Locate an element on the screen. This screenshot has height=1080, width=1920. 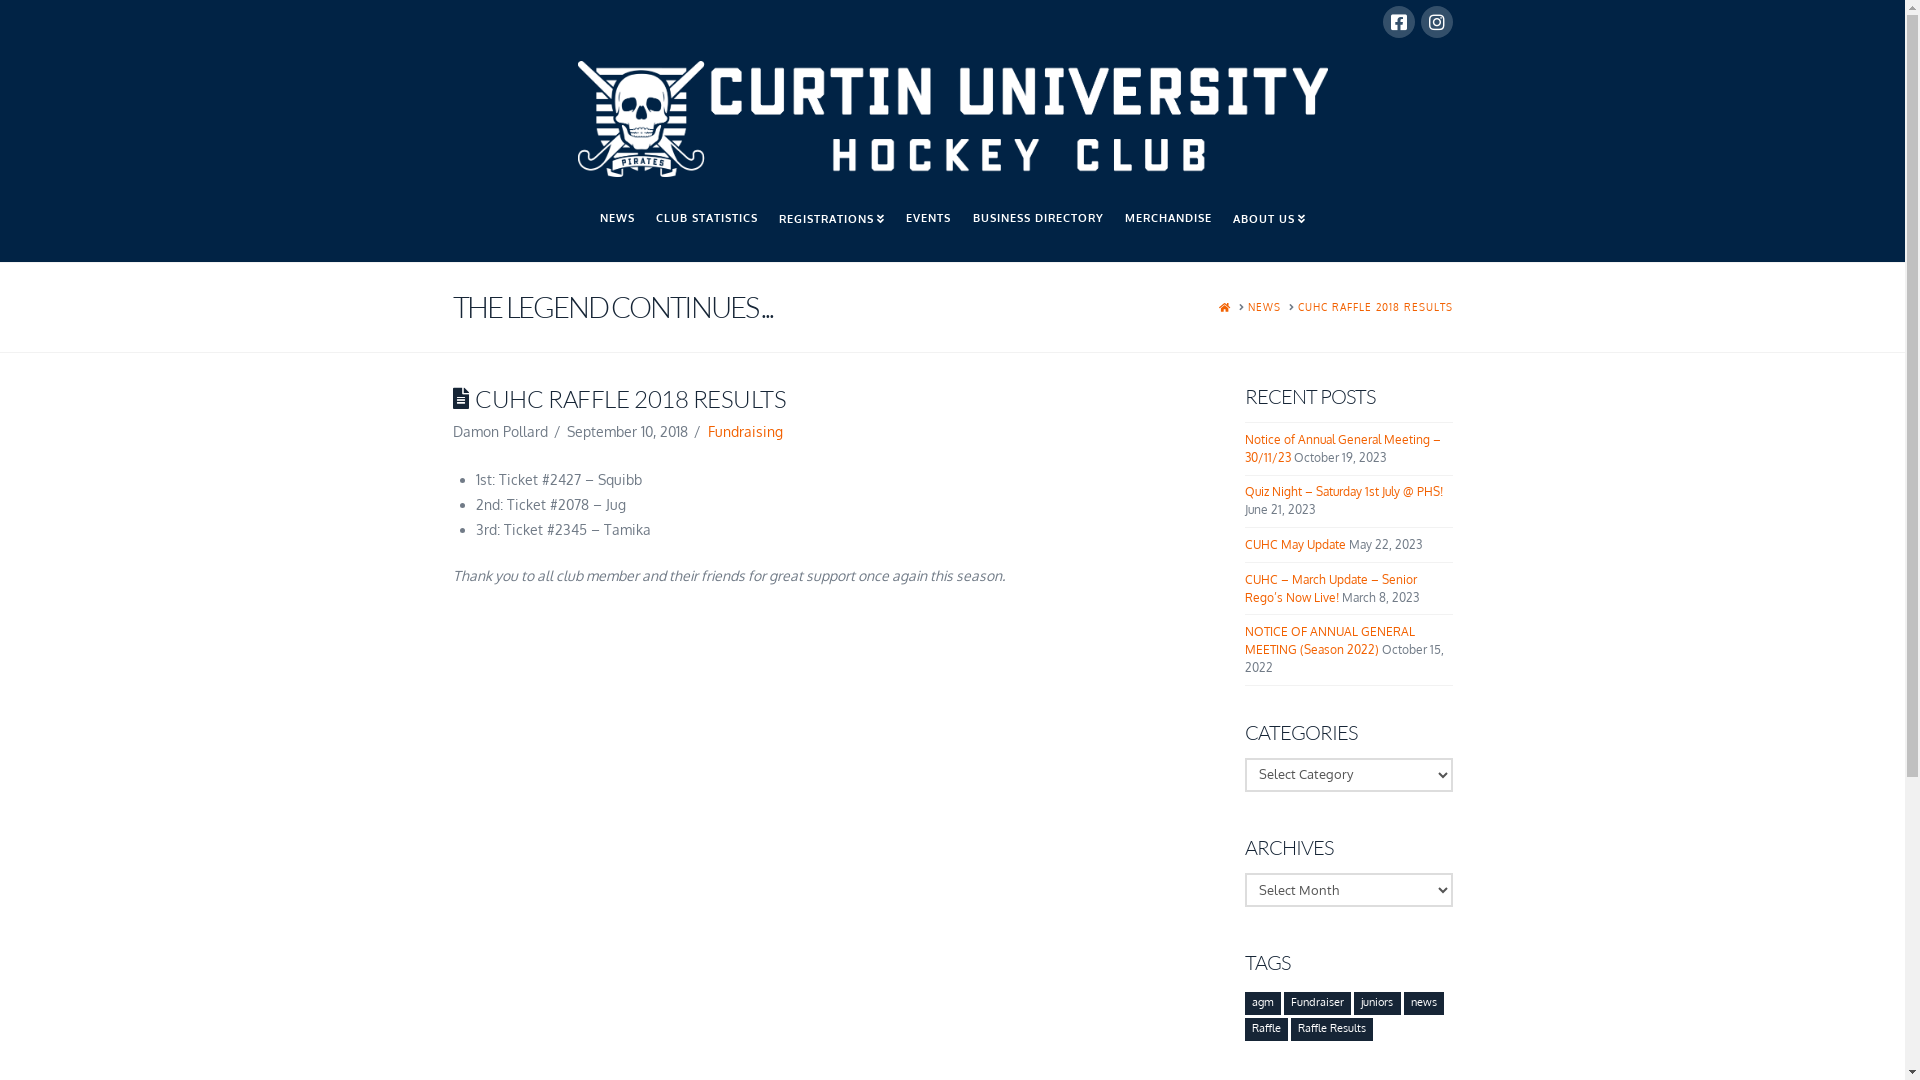
'Raffle' is located at coordinates (1265, 1029).